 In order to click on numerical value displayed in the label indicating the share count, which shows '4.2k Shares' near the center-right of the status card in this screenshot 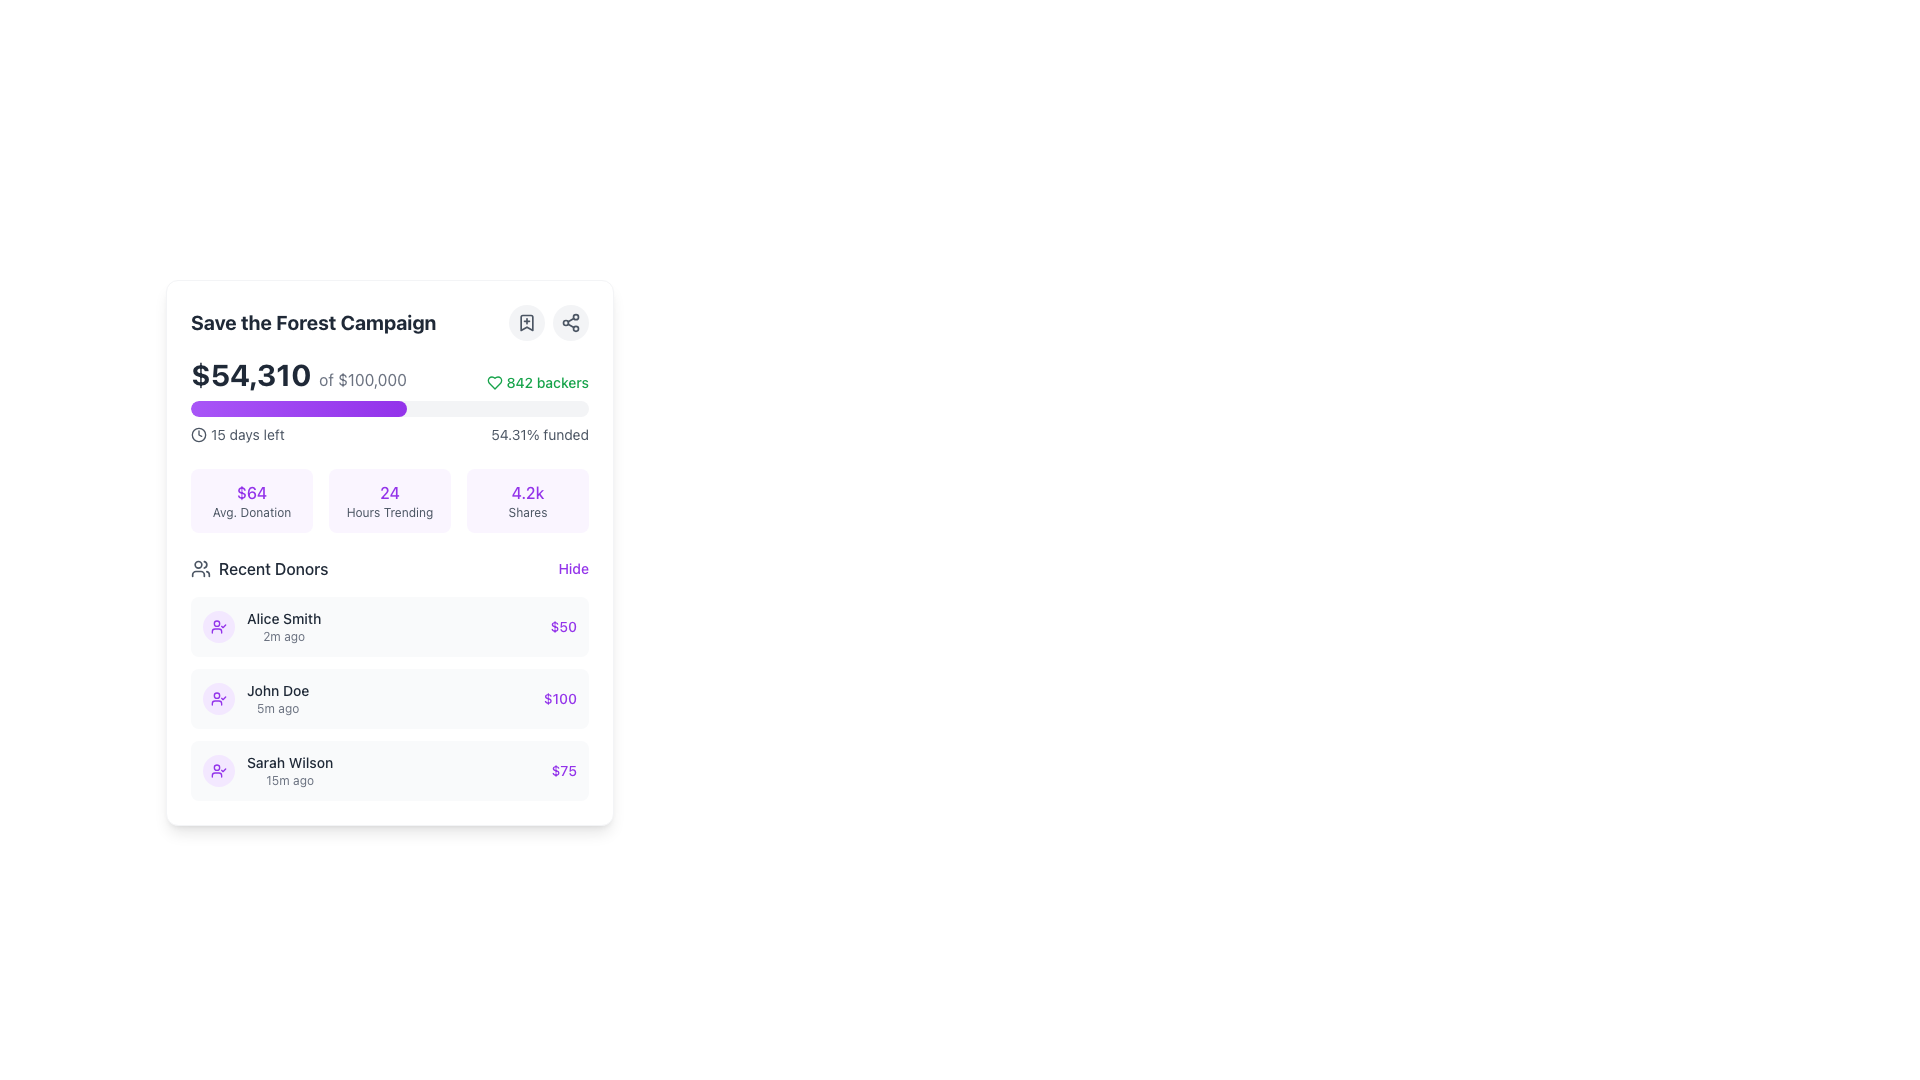, I will do `click(528, 493)`.